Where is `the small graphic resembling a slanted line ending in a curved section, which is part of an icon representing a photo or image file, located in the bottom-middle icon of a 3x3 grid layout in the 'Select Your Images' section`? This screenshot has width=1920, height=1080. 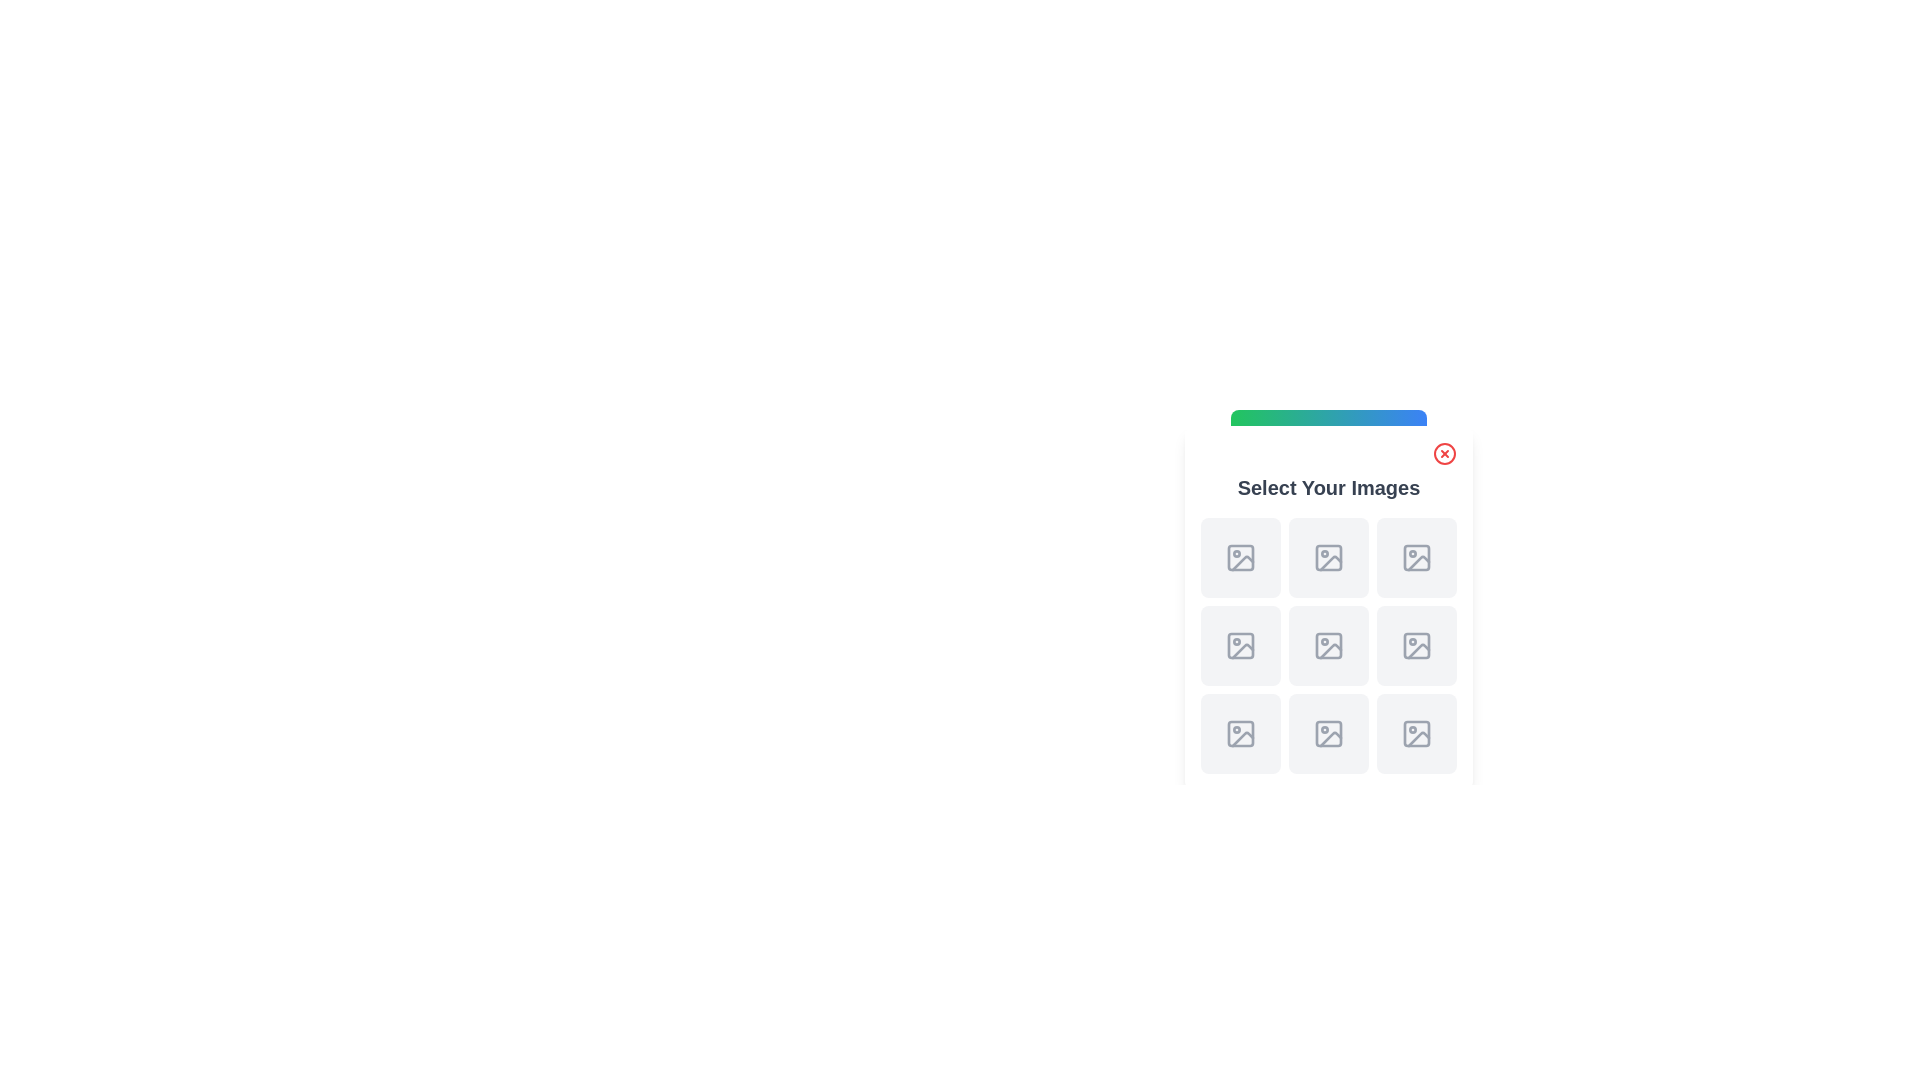
the small graphic resembling a slanted line ending in a curved section, which is part of an icon representing a photo or image file, located in the bottom-middle icon of a 3x3 grid layout in the 'Select Your Images' section is located at coordinates (1330, 739).